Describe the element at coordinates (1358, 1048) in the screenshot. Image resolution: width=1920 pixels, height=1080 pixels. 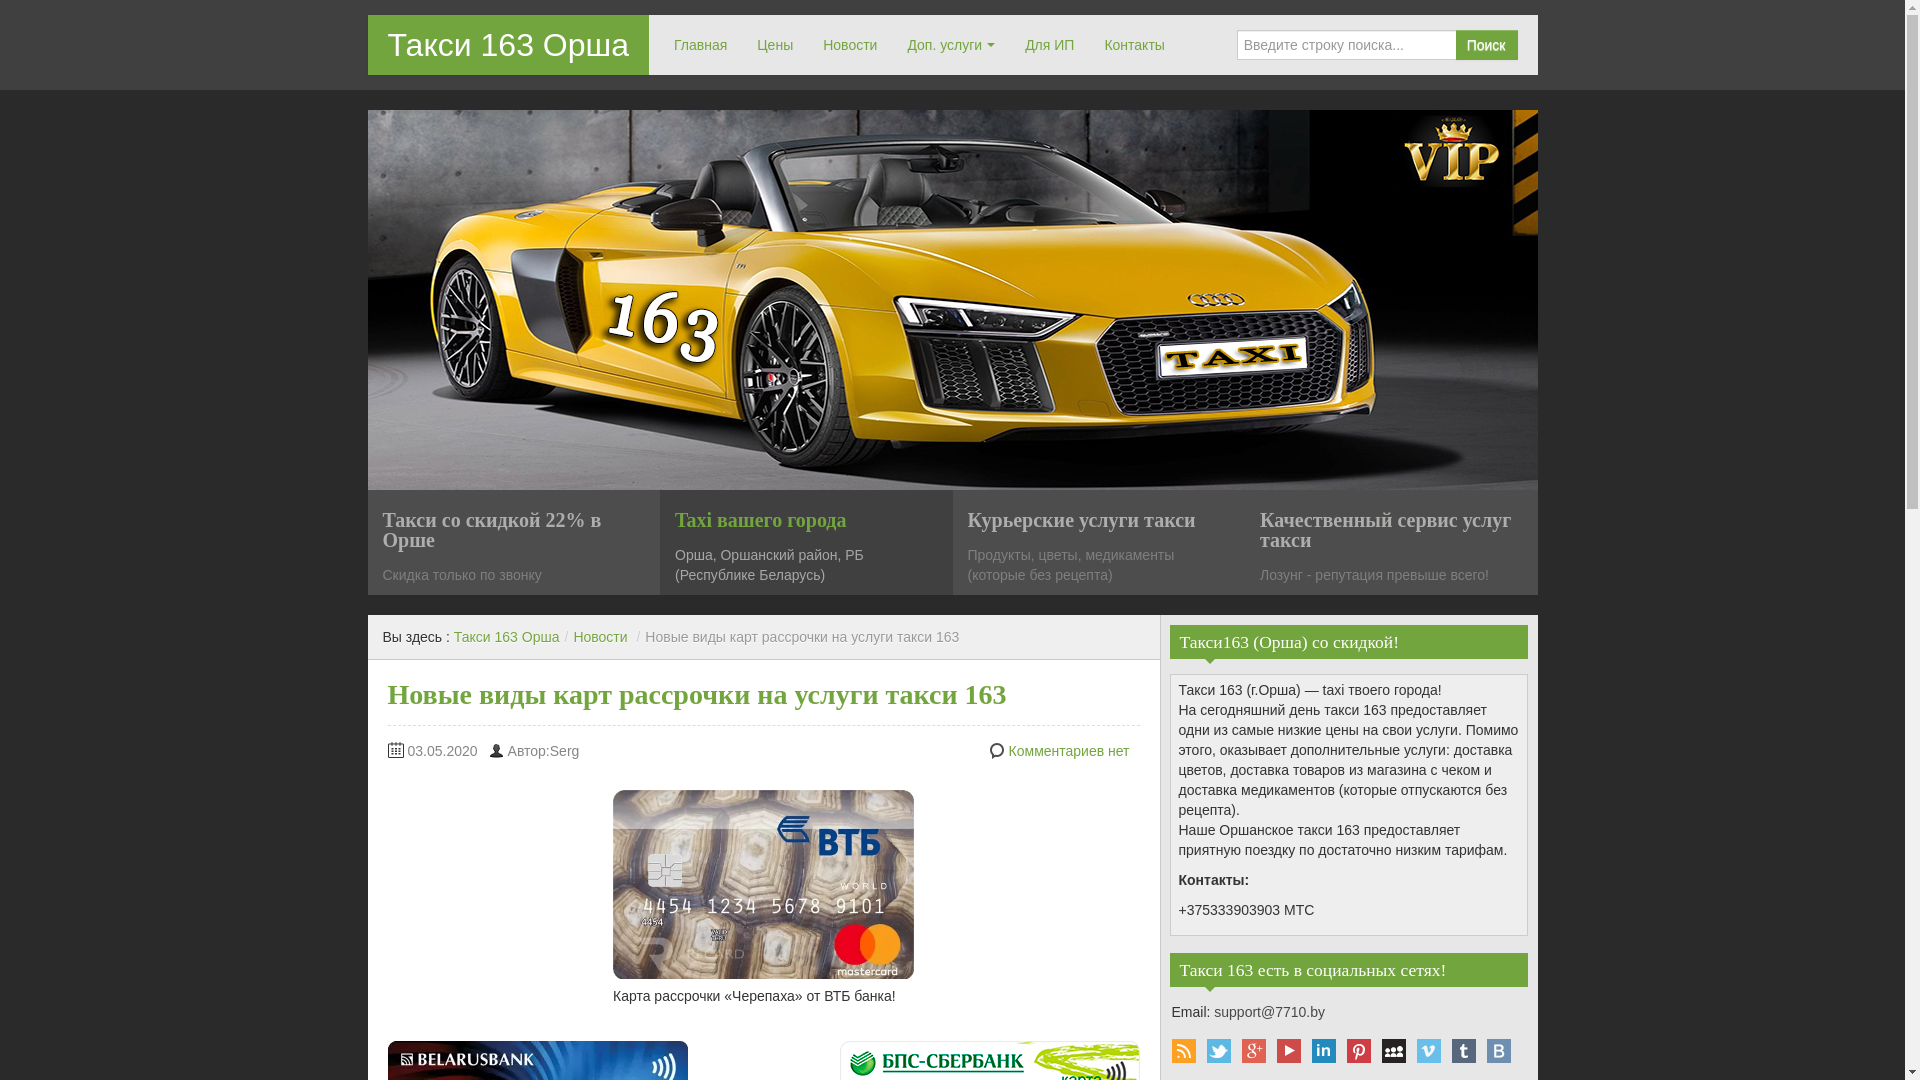
I see `'Pinterest'` at that location.